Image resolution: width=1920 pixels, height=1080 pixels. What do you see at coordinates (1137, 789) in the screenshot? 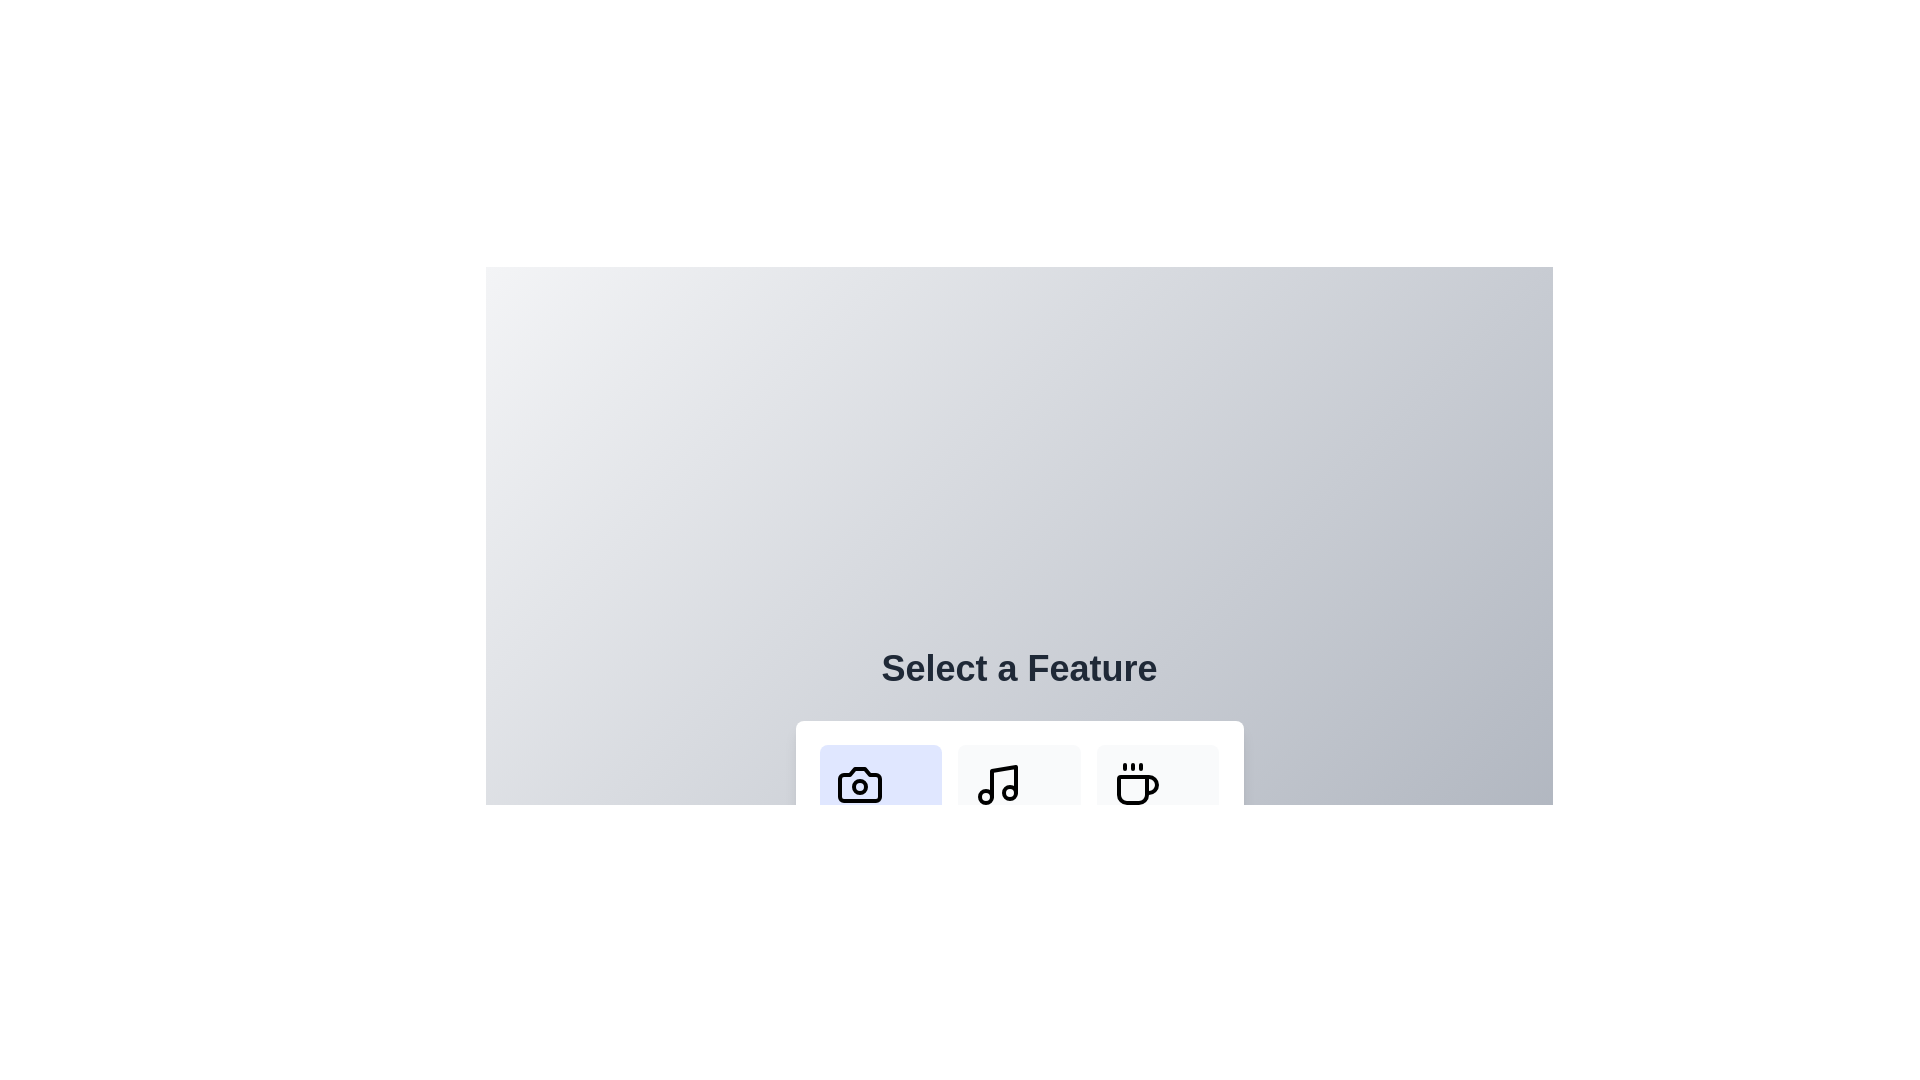
I see `the main body of the coffee cup icon located within the rightmost icon of a row of three icons at the bottom center of the interface` at bounding box center [1137, 789].